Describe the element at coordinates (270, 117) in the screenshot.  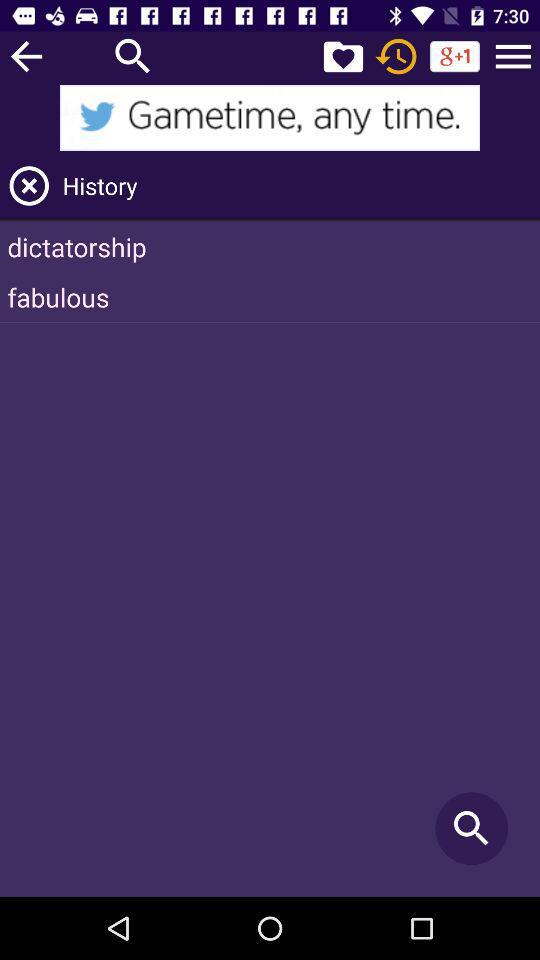
I see `icon above history` at that location.